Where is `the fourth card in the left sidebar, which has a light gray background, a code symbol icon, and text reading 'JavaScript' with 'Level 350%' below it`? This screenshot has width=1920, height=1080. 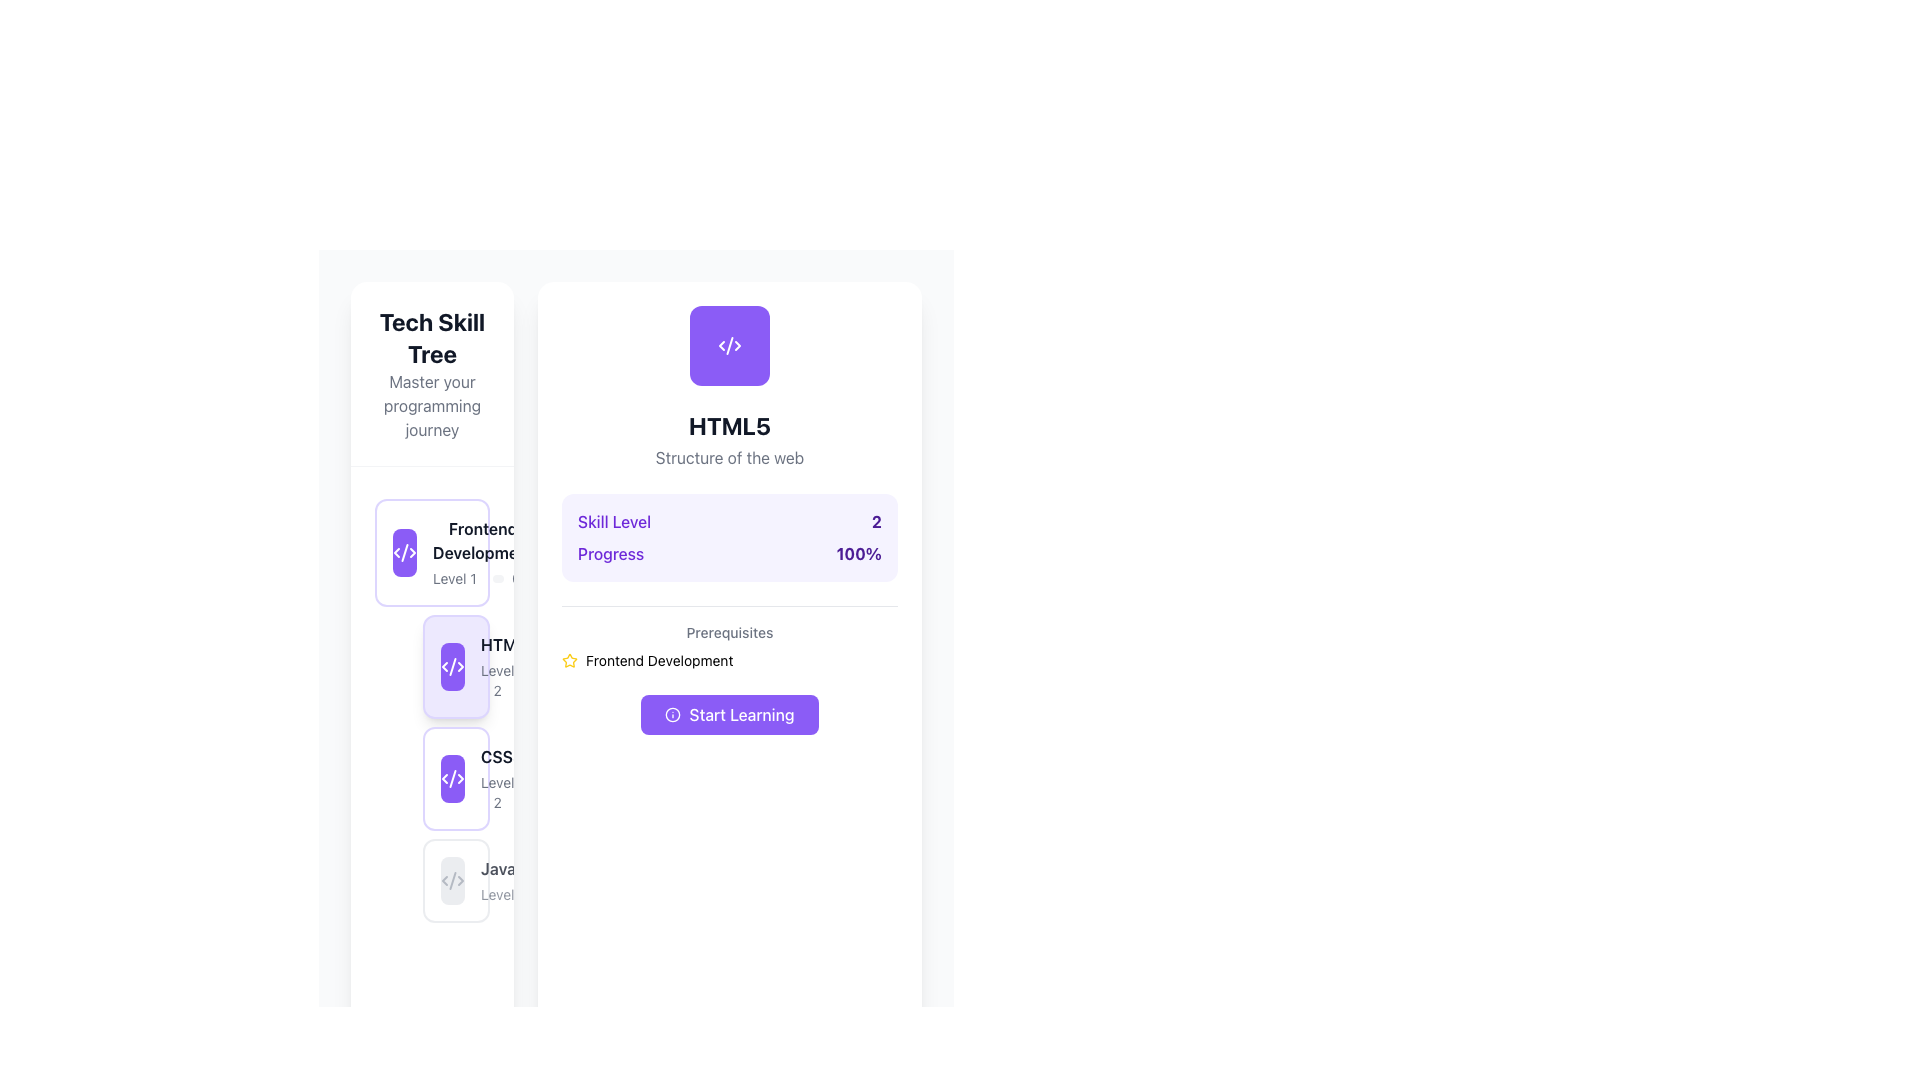
the fourth card in the left sidebar, which has a light gray background, a code symbol icon, and text reading 'JavaScript' with 'Level 350%' below it is located at coordinates (455, 879).